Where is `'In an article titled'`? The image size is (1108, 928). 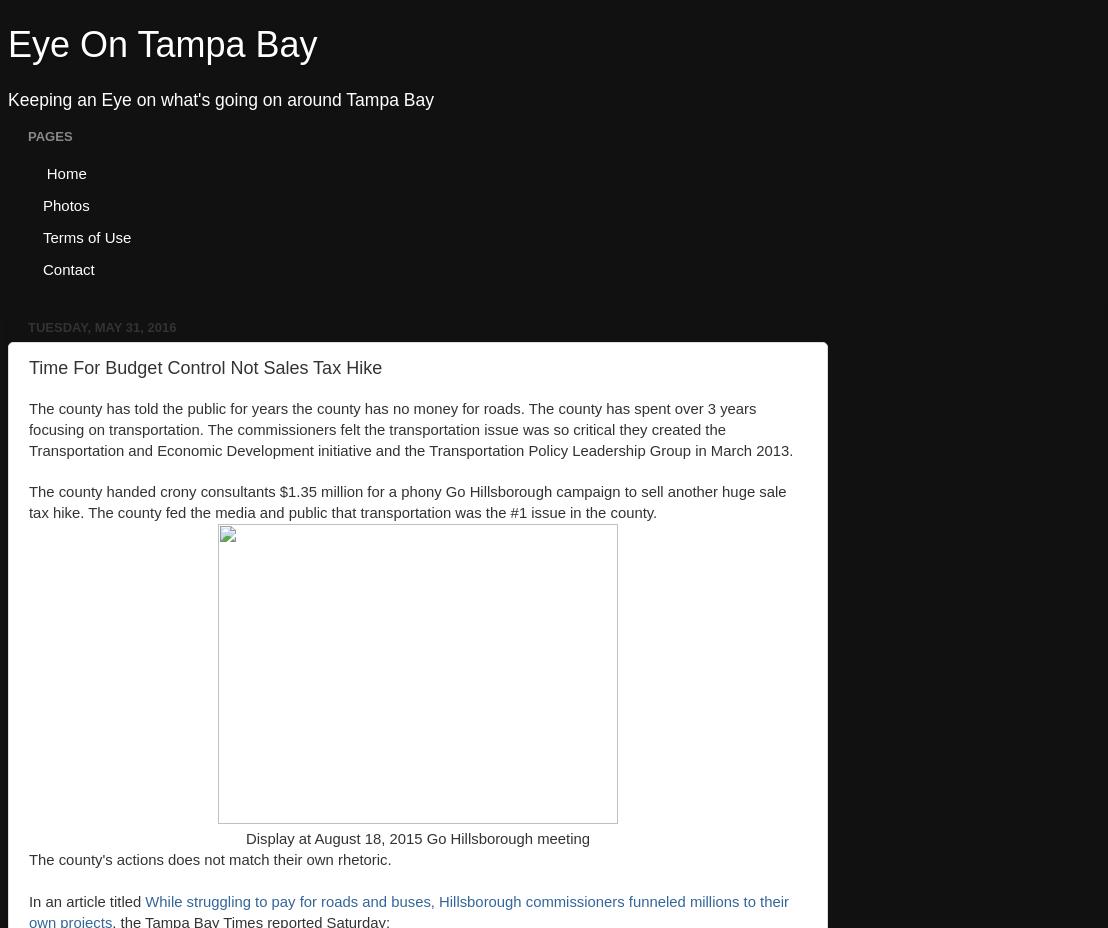 'In an article titled' is located at coordinates (85, 900).